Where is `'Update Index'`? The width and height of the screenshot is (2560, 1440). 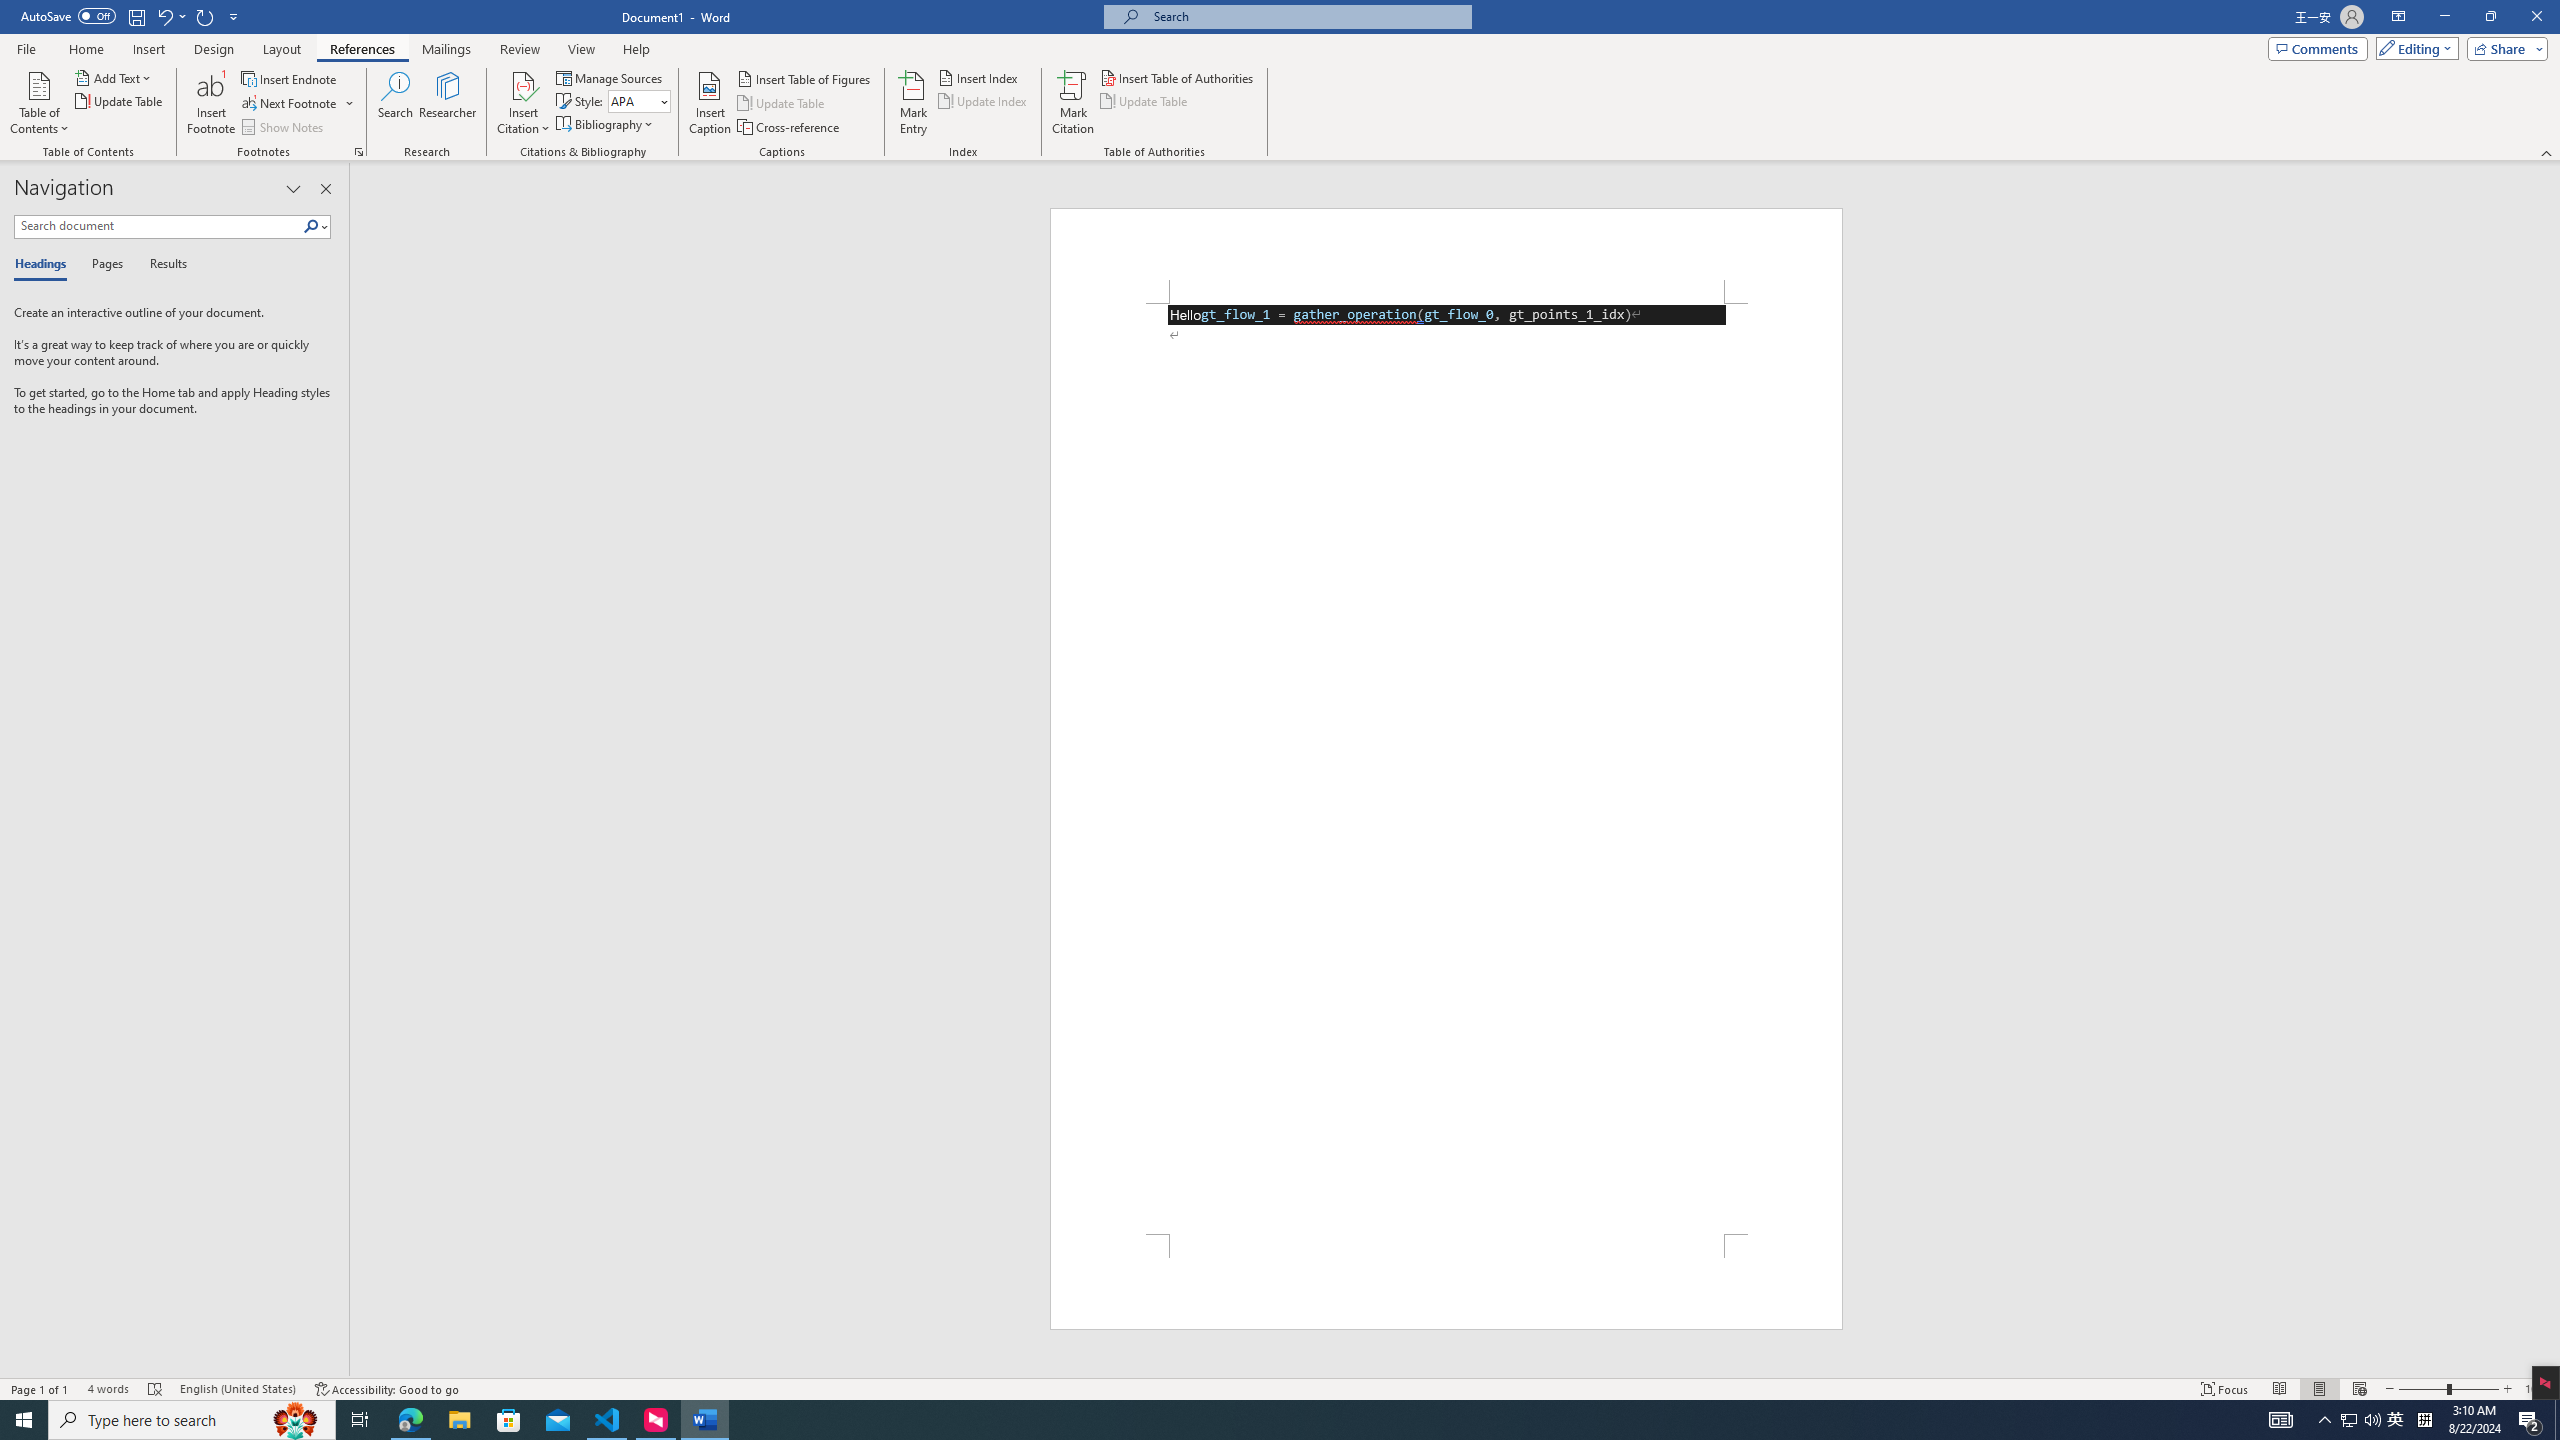 'Update Index' is located at coordinates (983, 99).